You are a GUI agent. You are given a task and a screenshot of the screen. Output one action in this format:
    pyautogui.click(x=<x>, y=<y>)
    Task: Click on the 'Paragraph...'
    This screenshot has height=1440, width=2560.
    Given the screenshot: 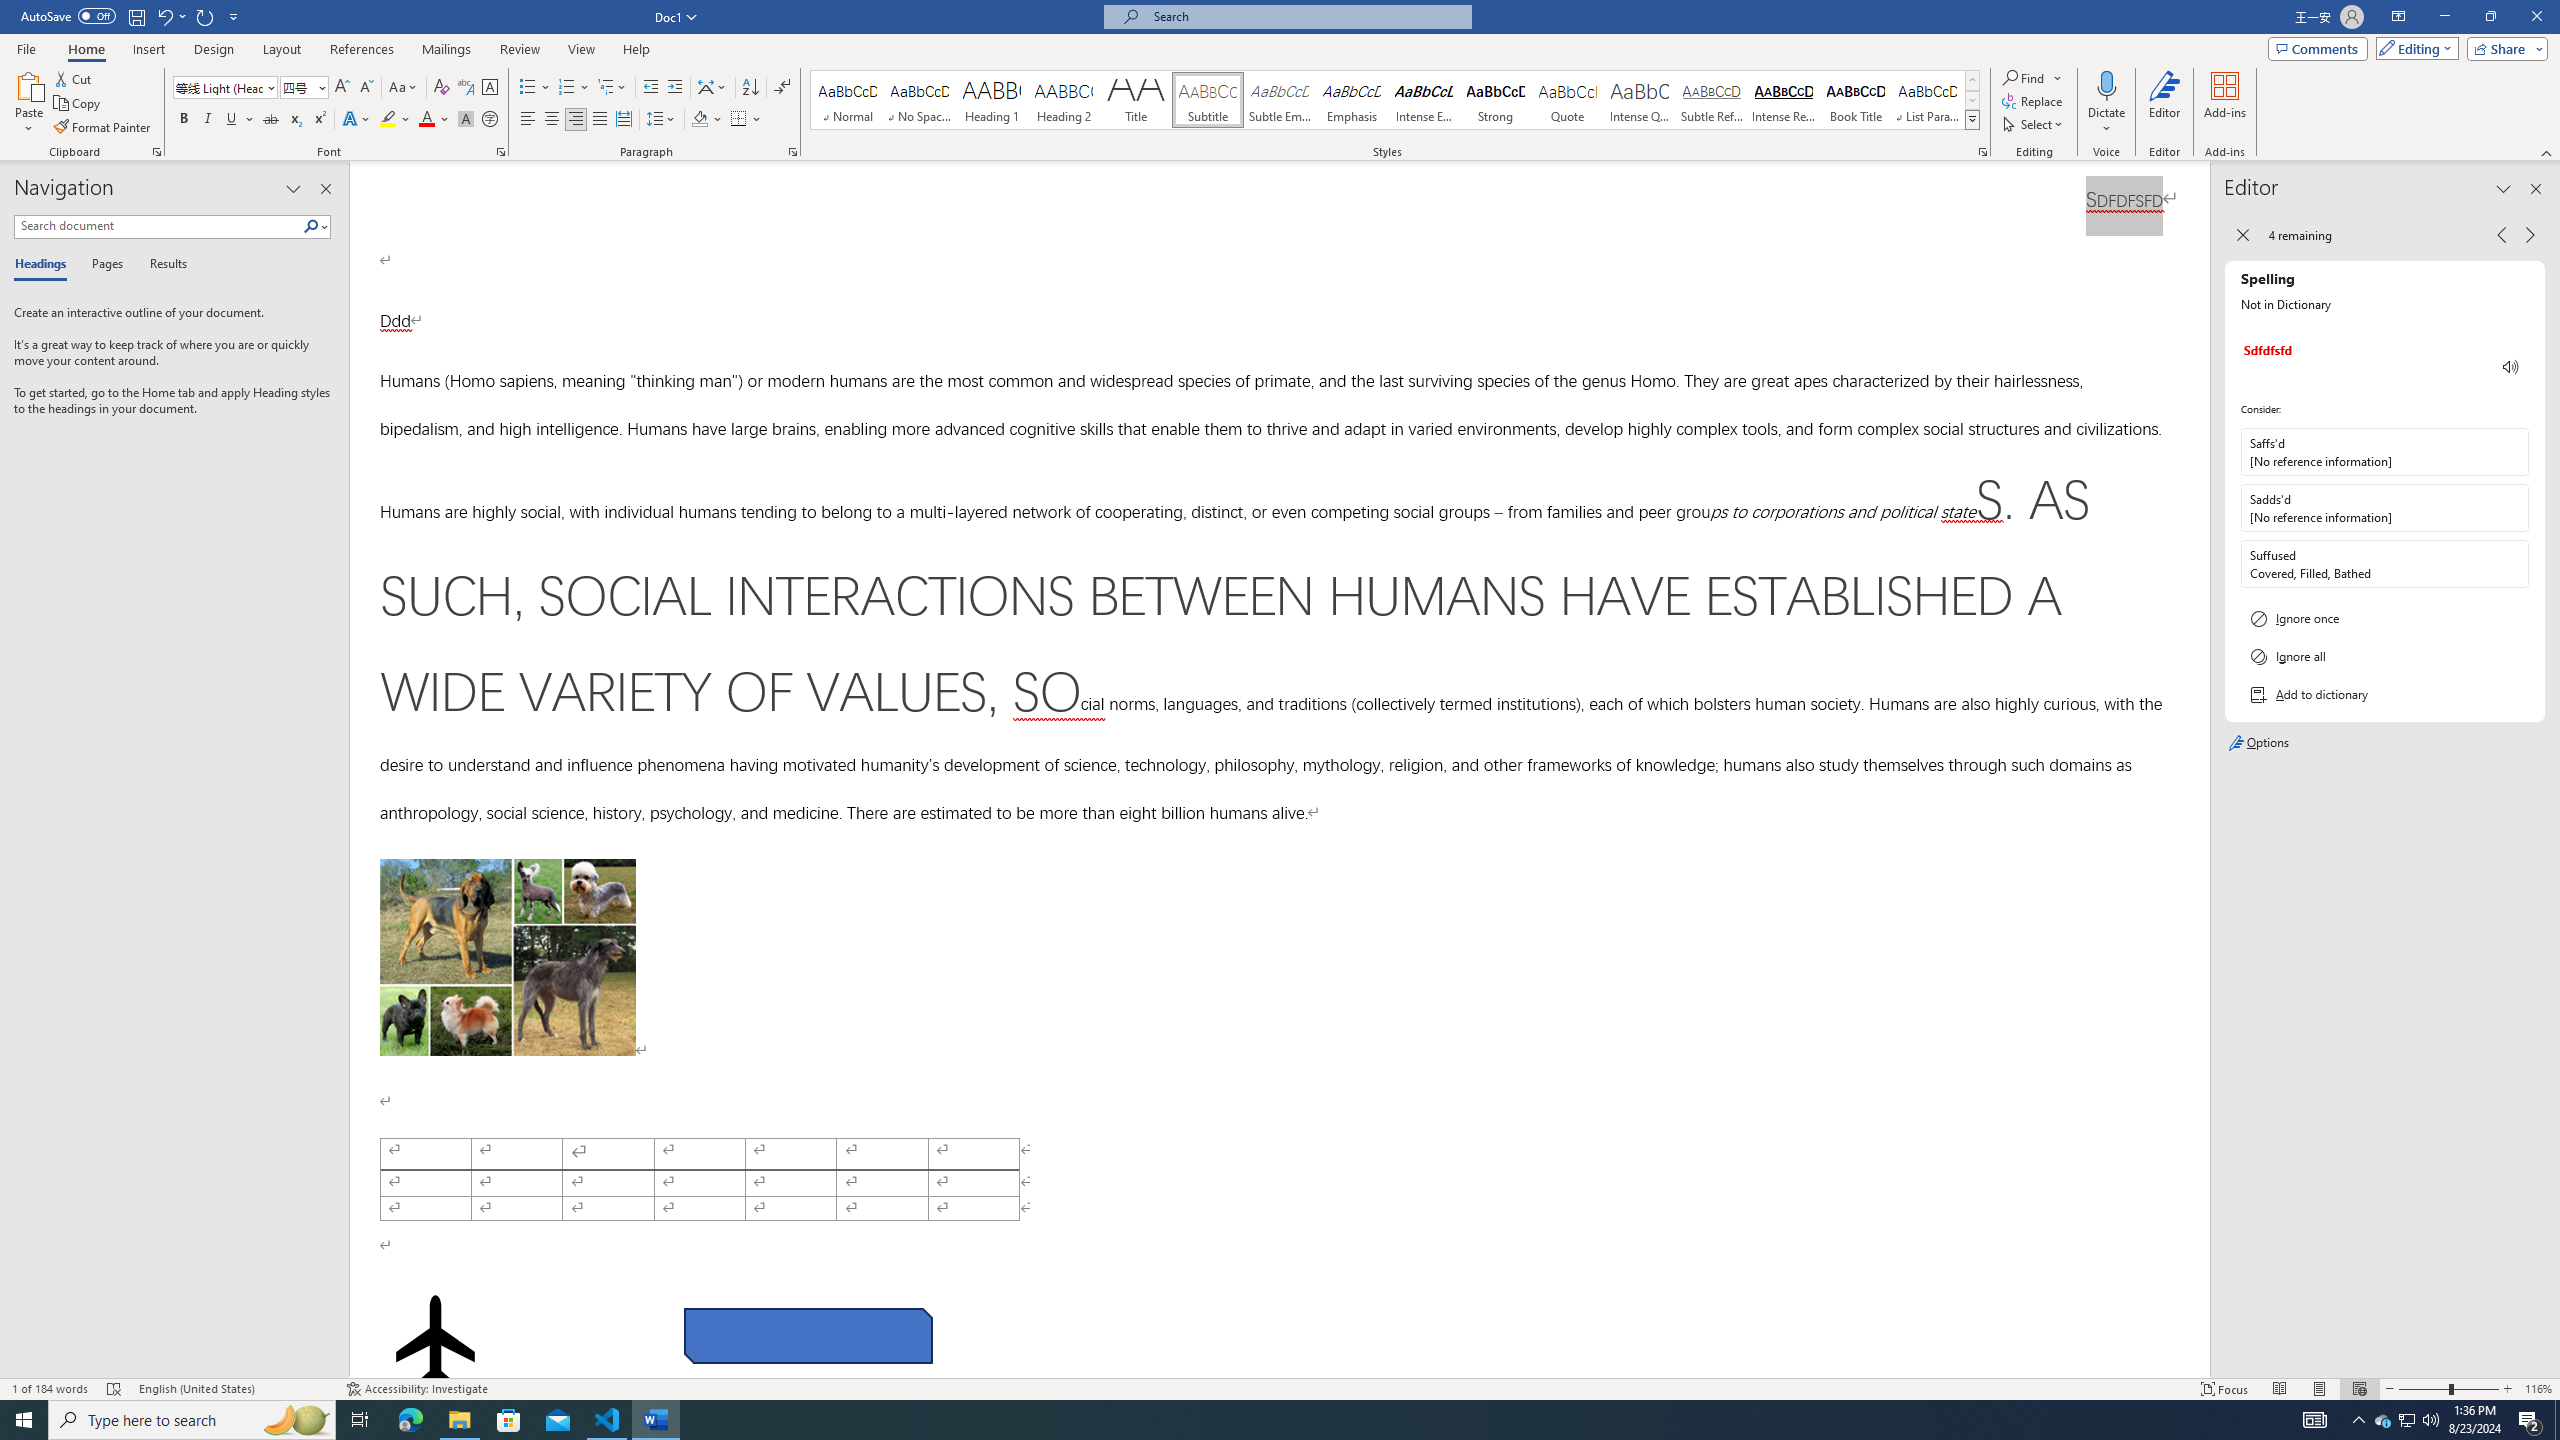 What is the action you would take?
    pyautogui.click(x=792, y=150)
    